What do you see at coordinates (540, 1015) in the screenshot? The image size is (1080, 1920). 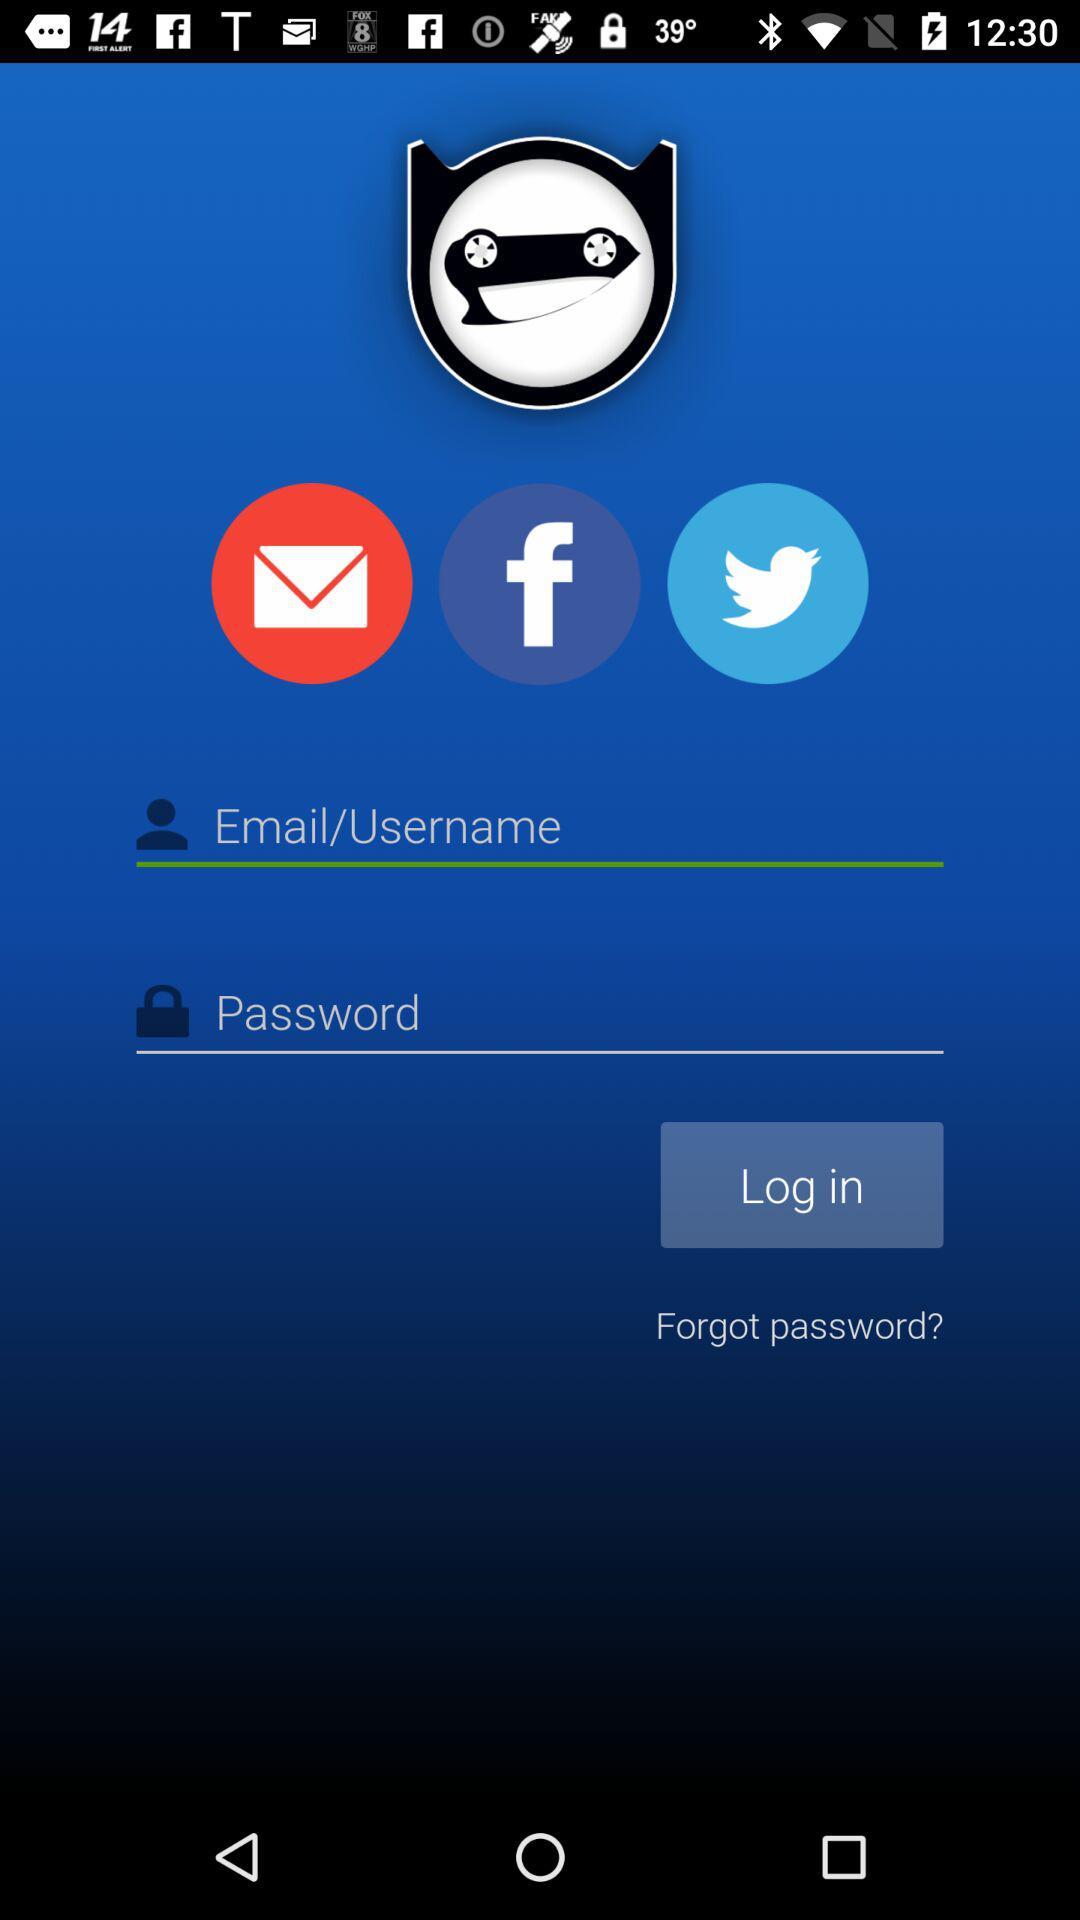 I see `type the password` at bounding box center [540, 1015].